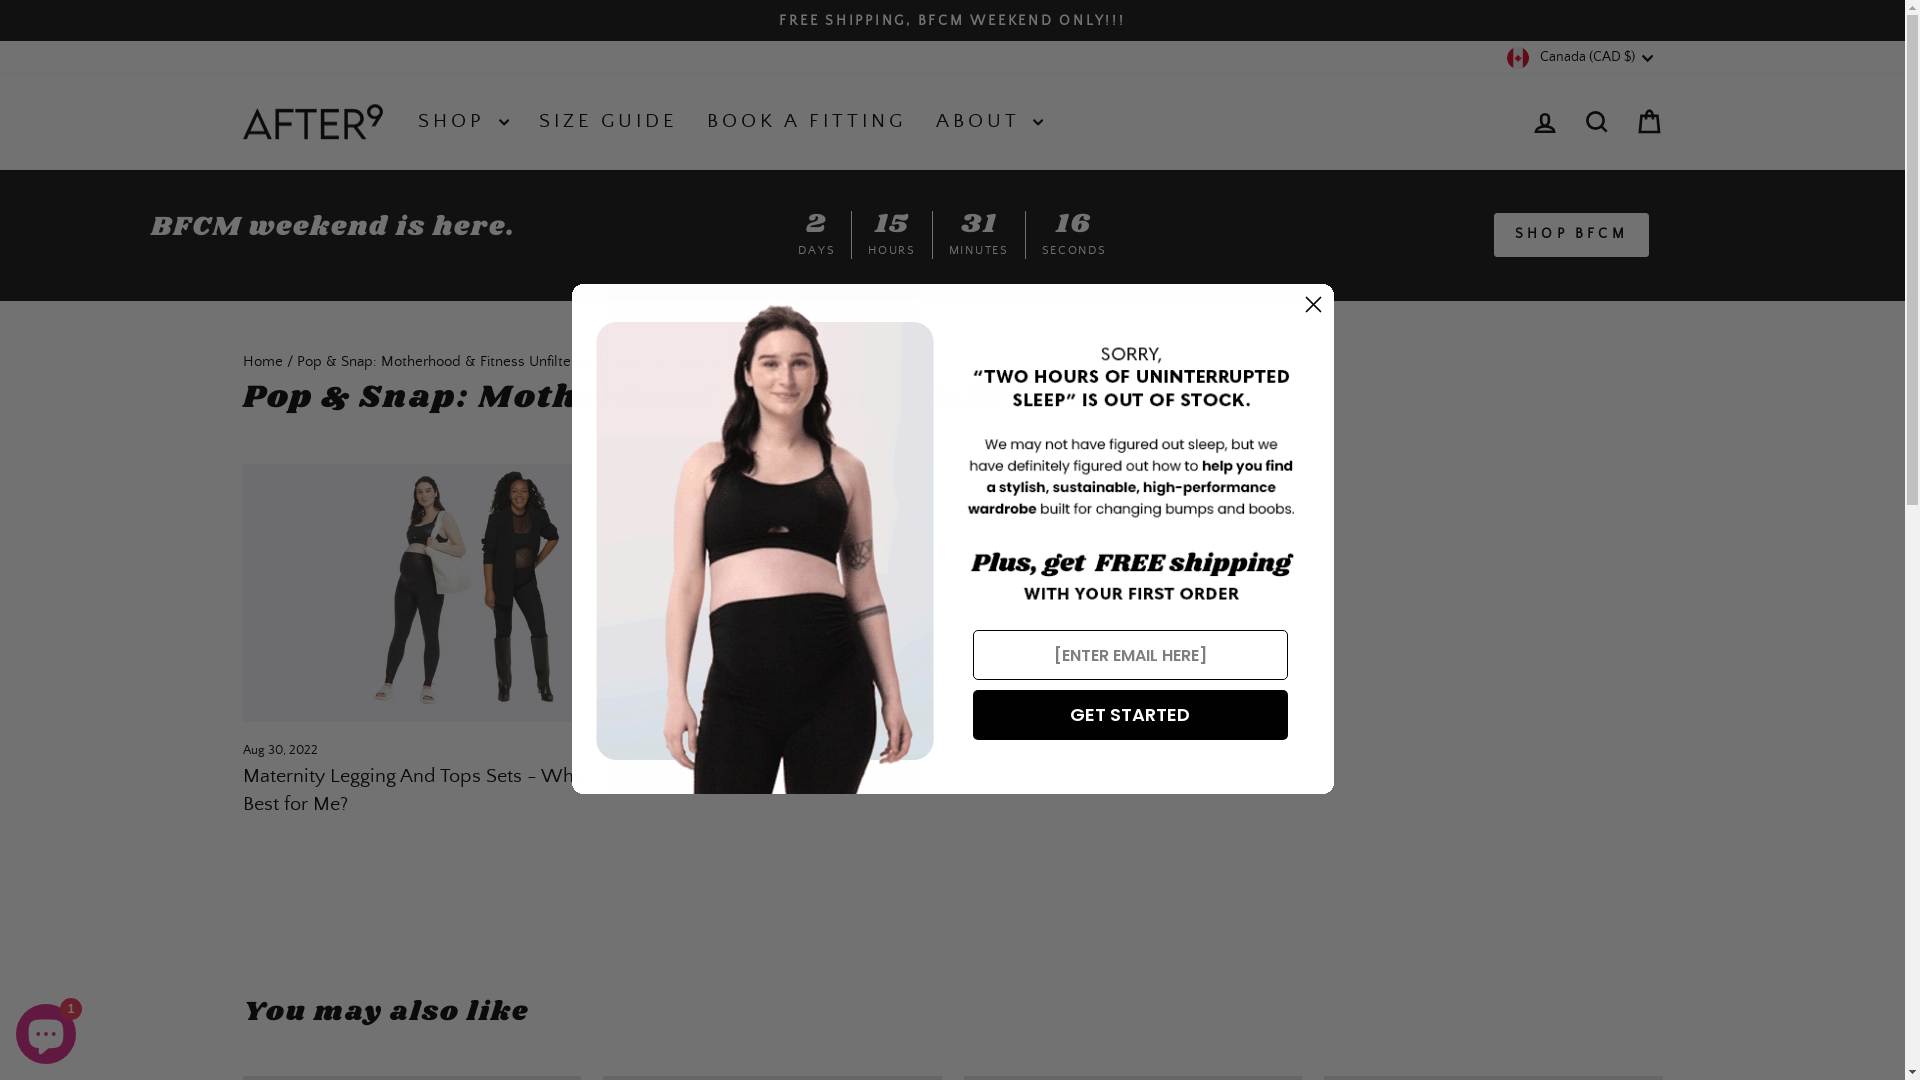  Describe the element at coordinates (1581, 56) in the screenshot. I see `'Canada (CAD $)'` at that location.